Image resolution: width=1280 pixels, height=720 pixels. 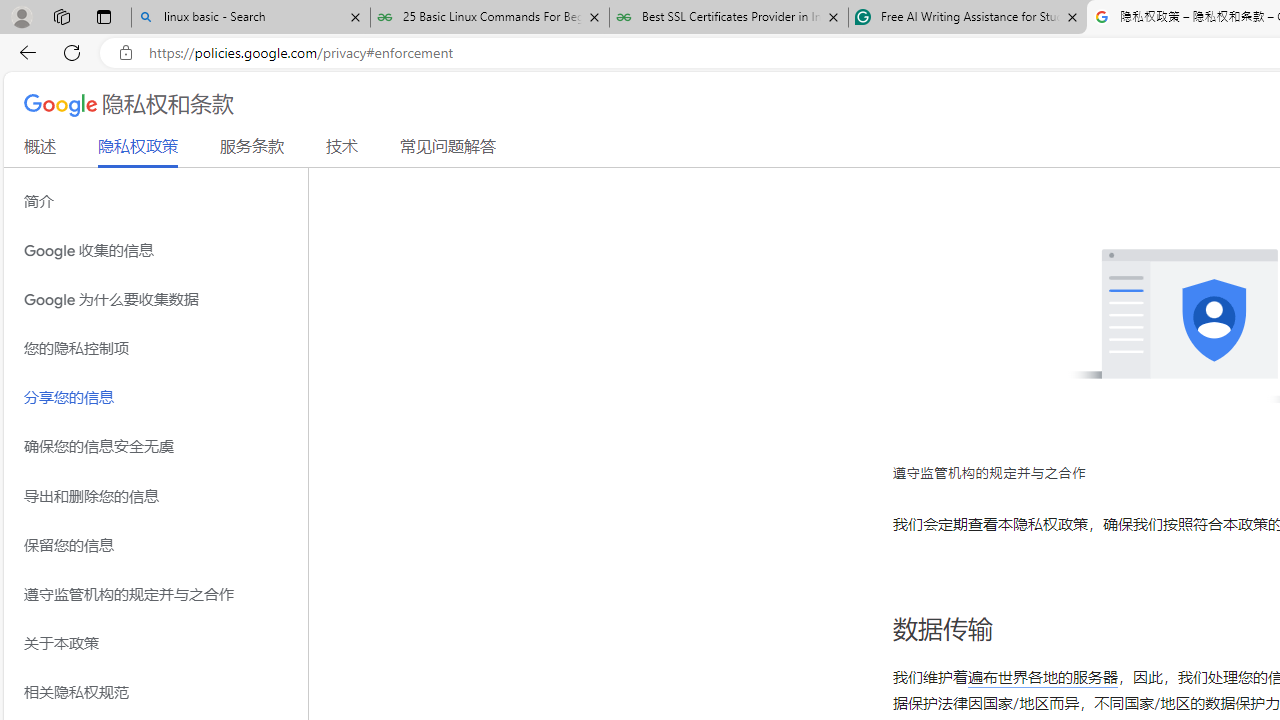 What do you see at coordinates (967, 17) in the screenshot?
I see `'Free AI Writing Assistance for Students | Grammarly'` at bounding box center [967, 17].